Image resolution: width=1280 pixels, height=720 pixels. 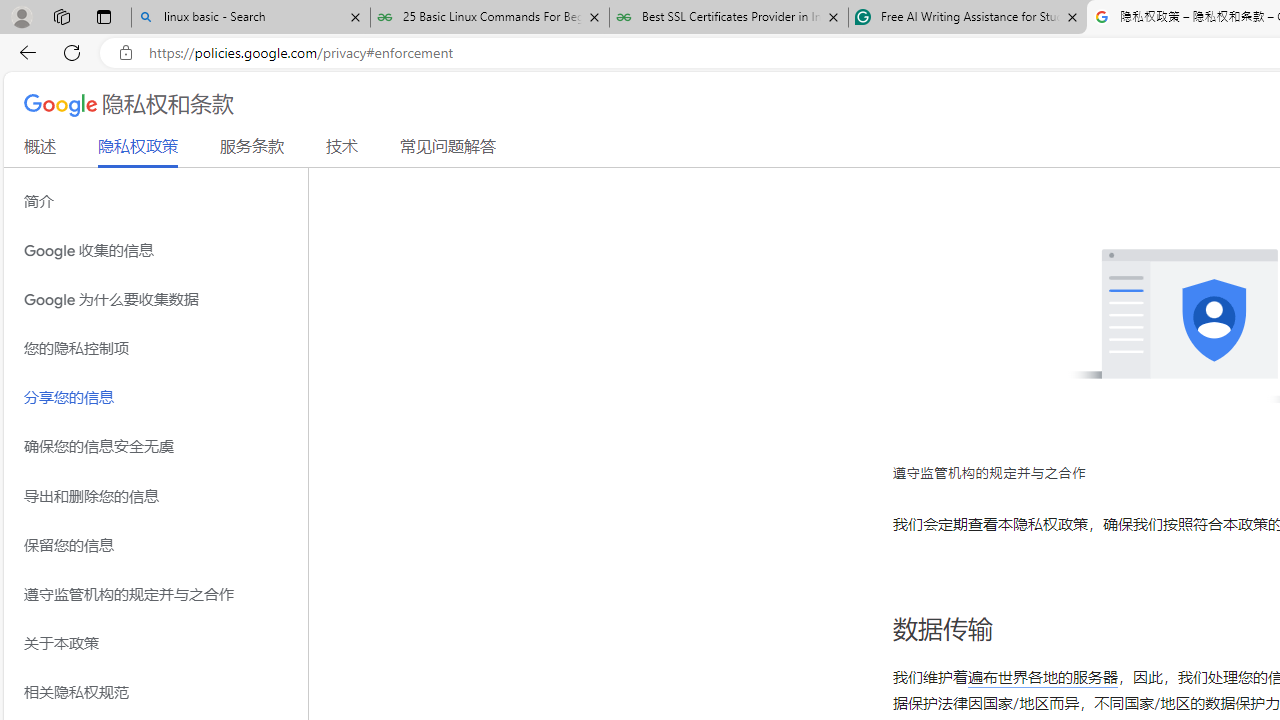 What do you see at coordinates (967, 17) in the screenshot?
I see `'Free AI Writing Assistance for Students | Grammarly'` at bounding box center [967, 17].